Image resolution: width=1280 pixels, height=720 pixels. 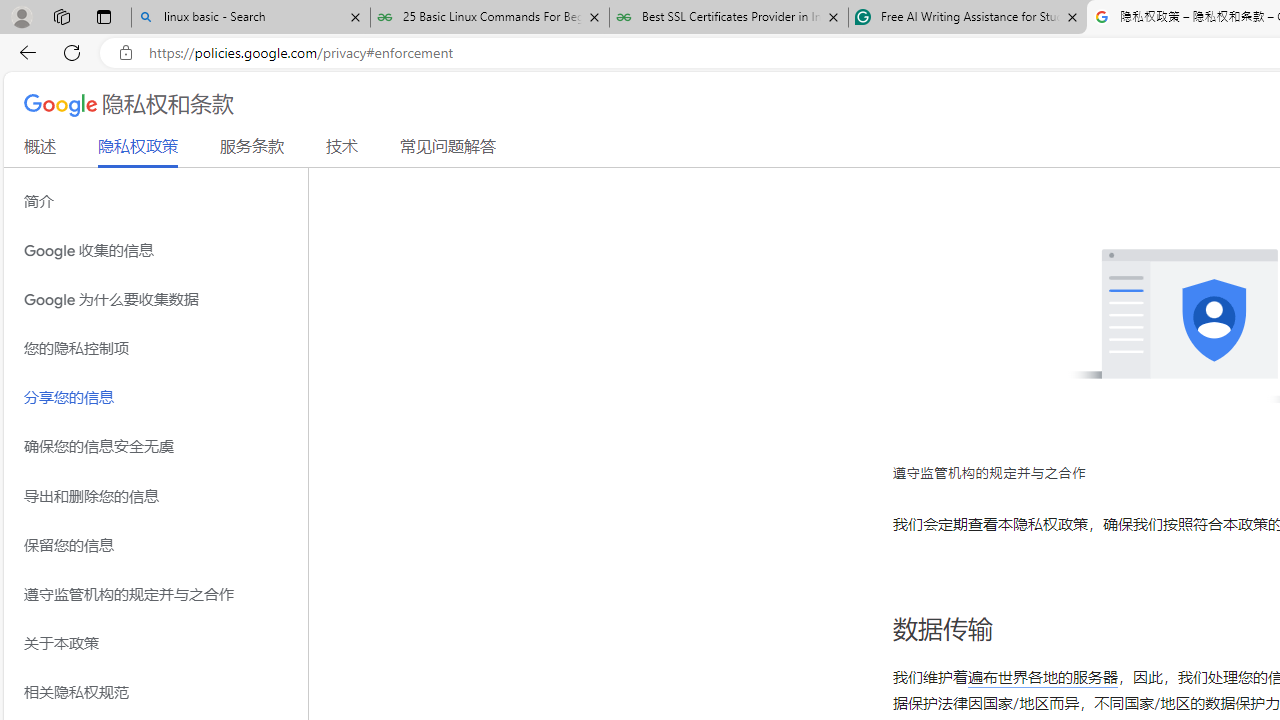 What do you see at coordinates (967, 17) in the screenshot?
I see `'Free AI Writing Assistance for Students | Grammarly'` at bounding box center [967, 17].